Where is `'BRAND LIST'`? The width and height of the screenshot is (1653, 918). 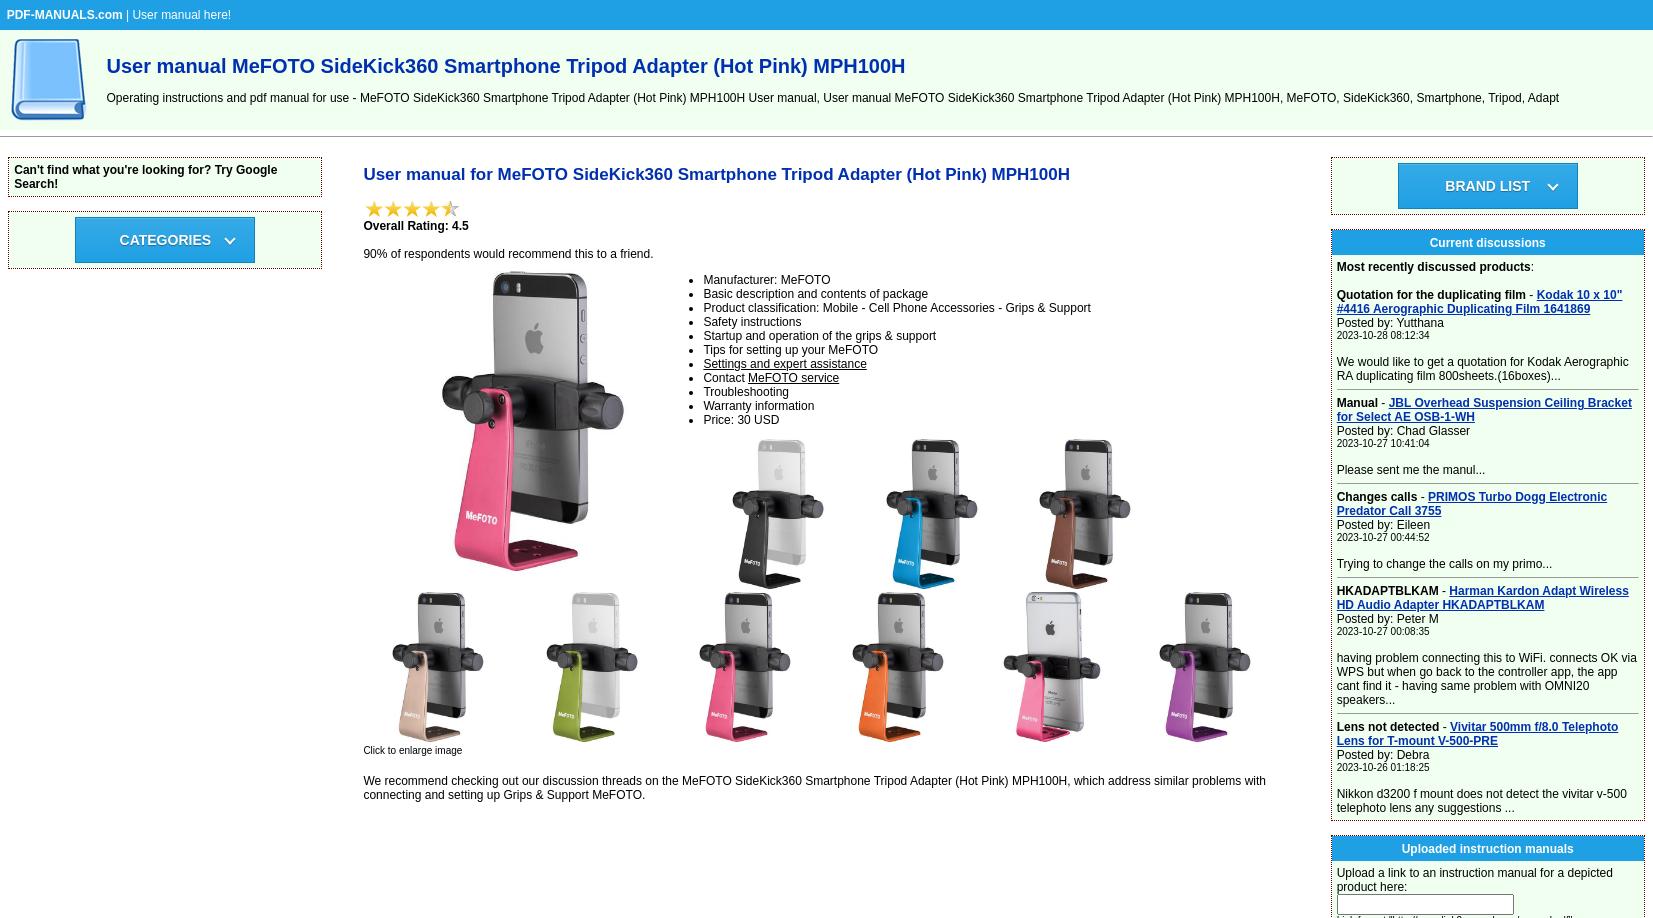 'BRAND LIST' is located at coordinates (1487, 185).